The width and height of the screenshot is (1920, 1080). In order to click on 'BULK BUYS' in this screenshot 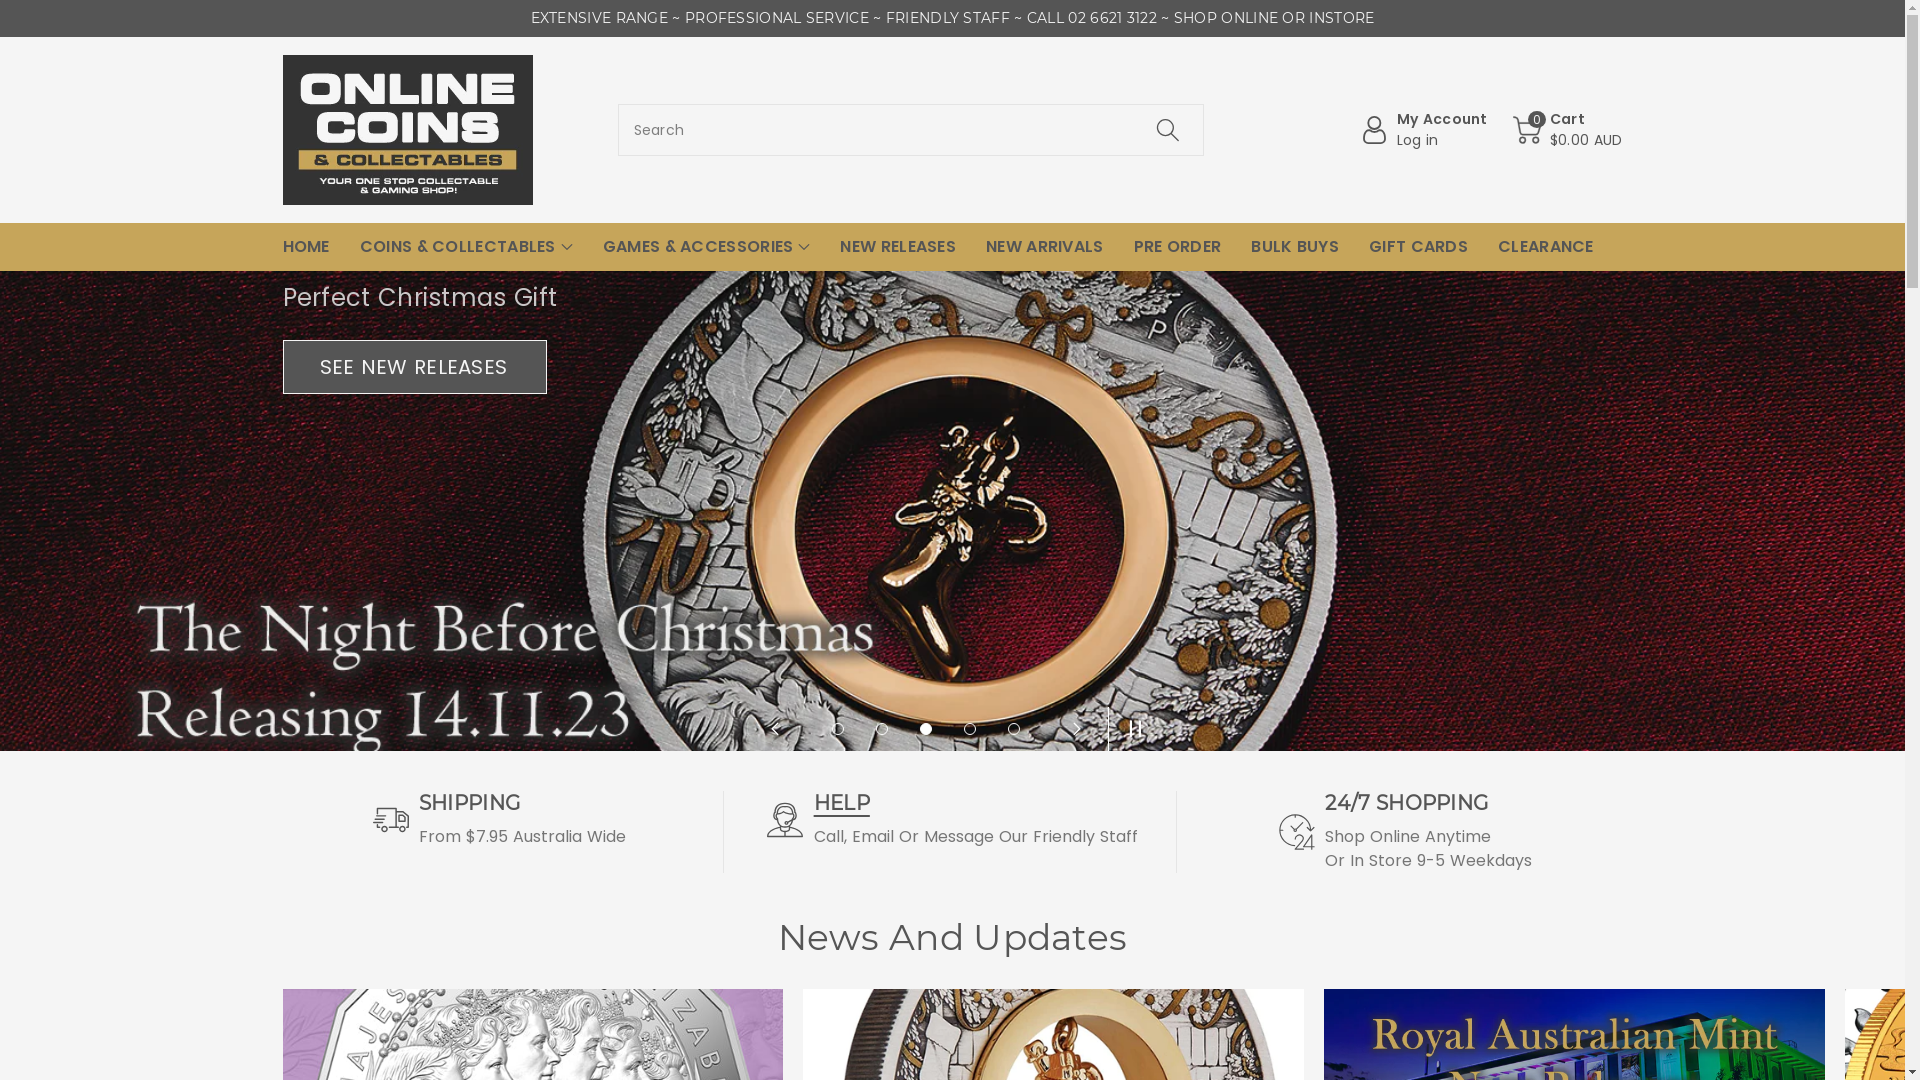, I will do `click(1250, 245)`.